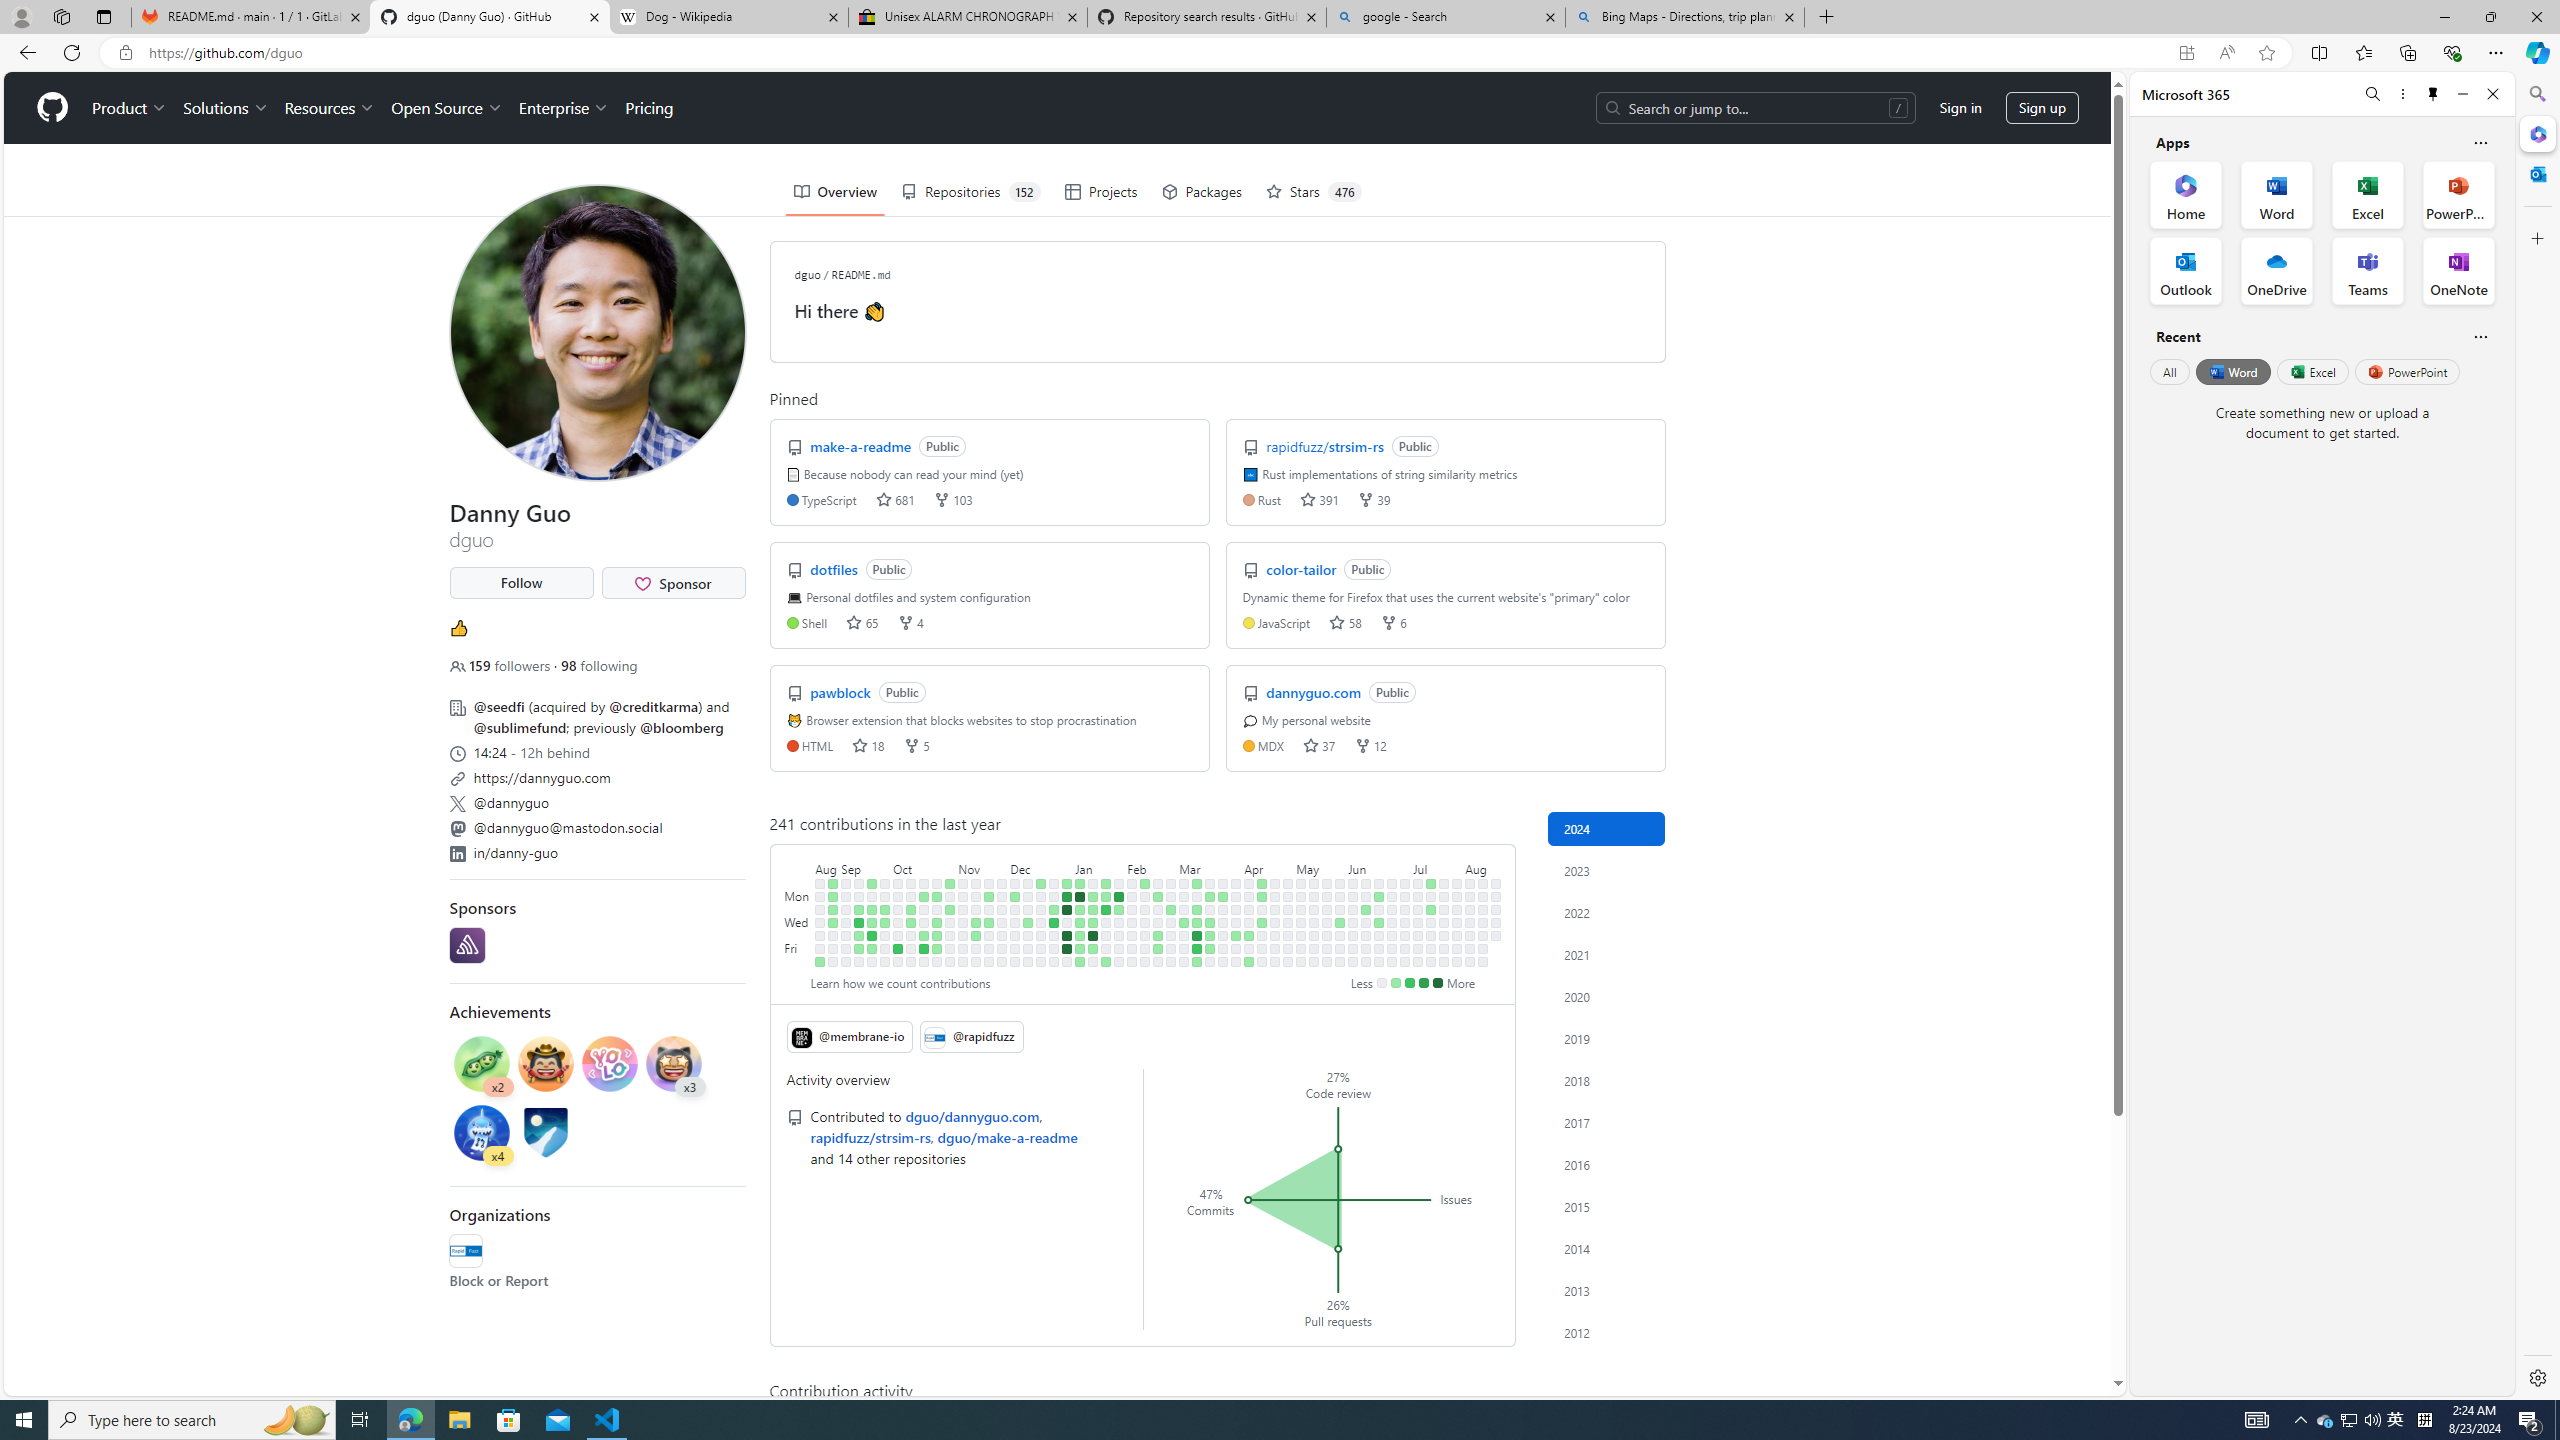 This screenshot has height=1440, width=2560. I want to click on 'No contributions on April 30th.', so click(1287, 908).